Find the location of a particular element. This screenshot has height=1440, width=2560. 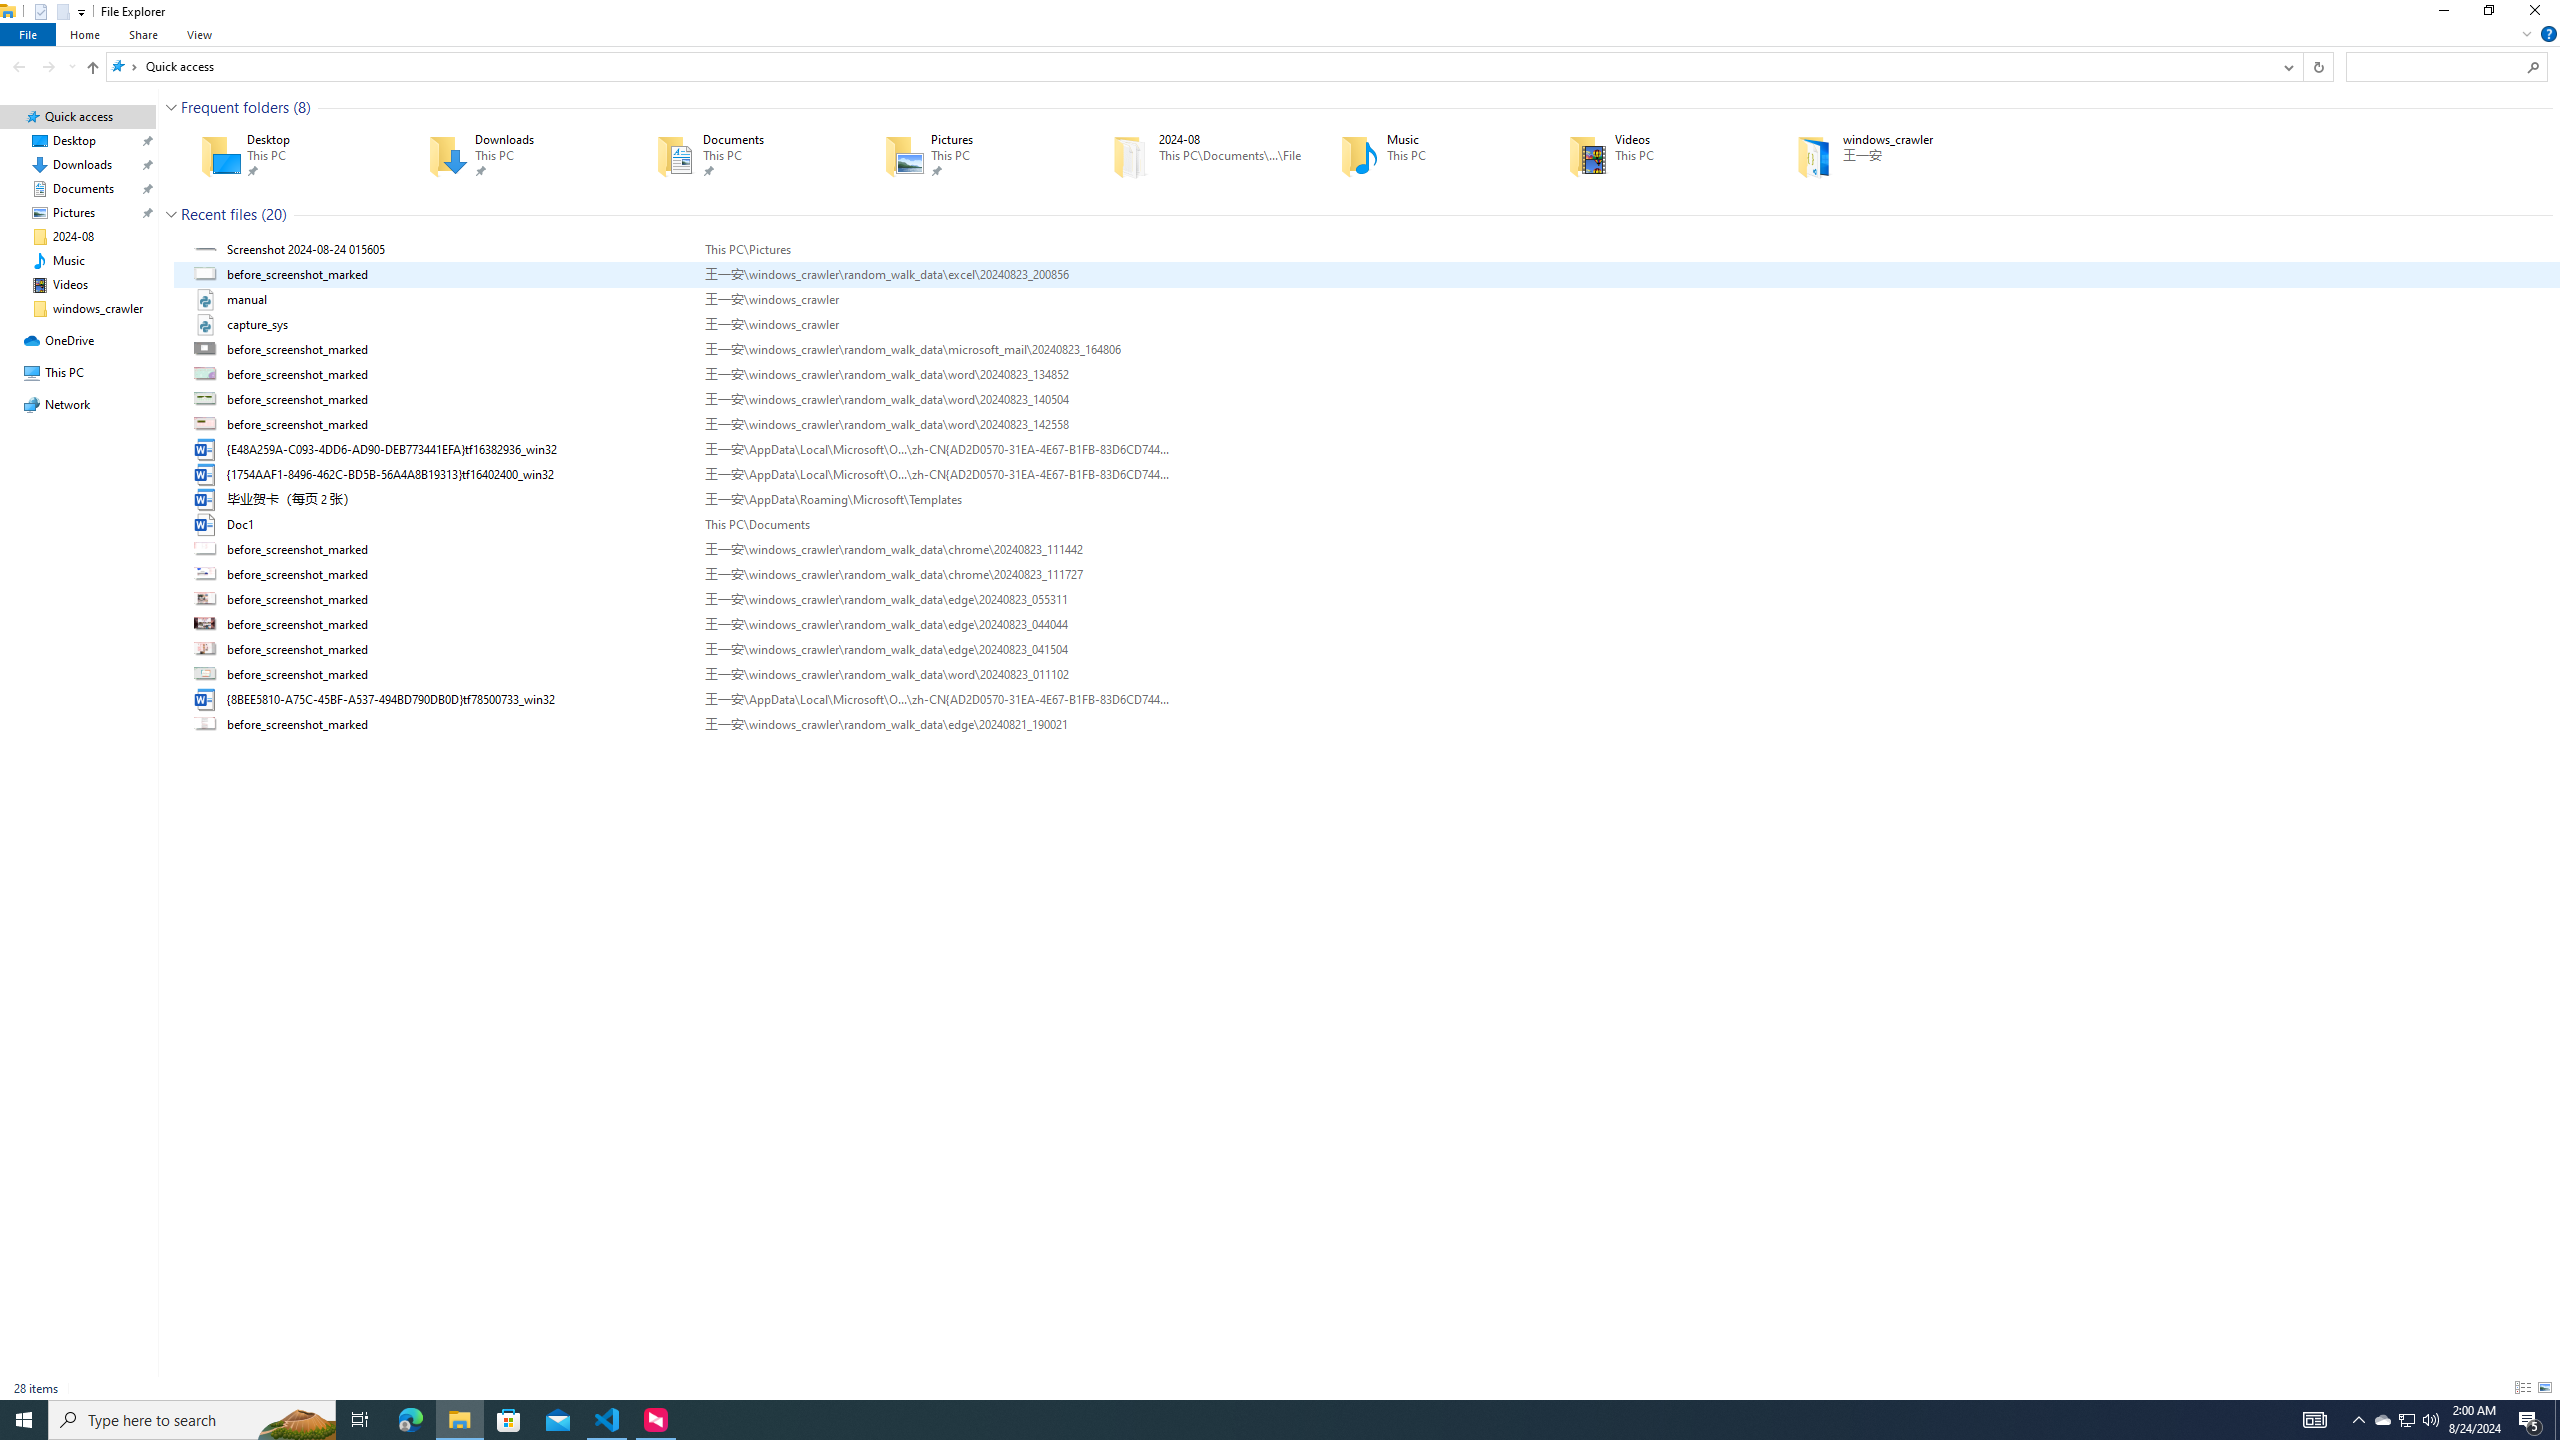

'2024-08' is located at coordinates (1198, 154).